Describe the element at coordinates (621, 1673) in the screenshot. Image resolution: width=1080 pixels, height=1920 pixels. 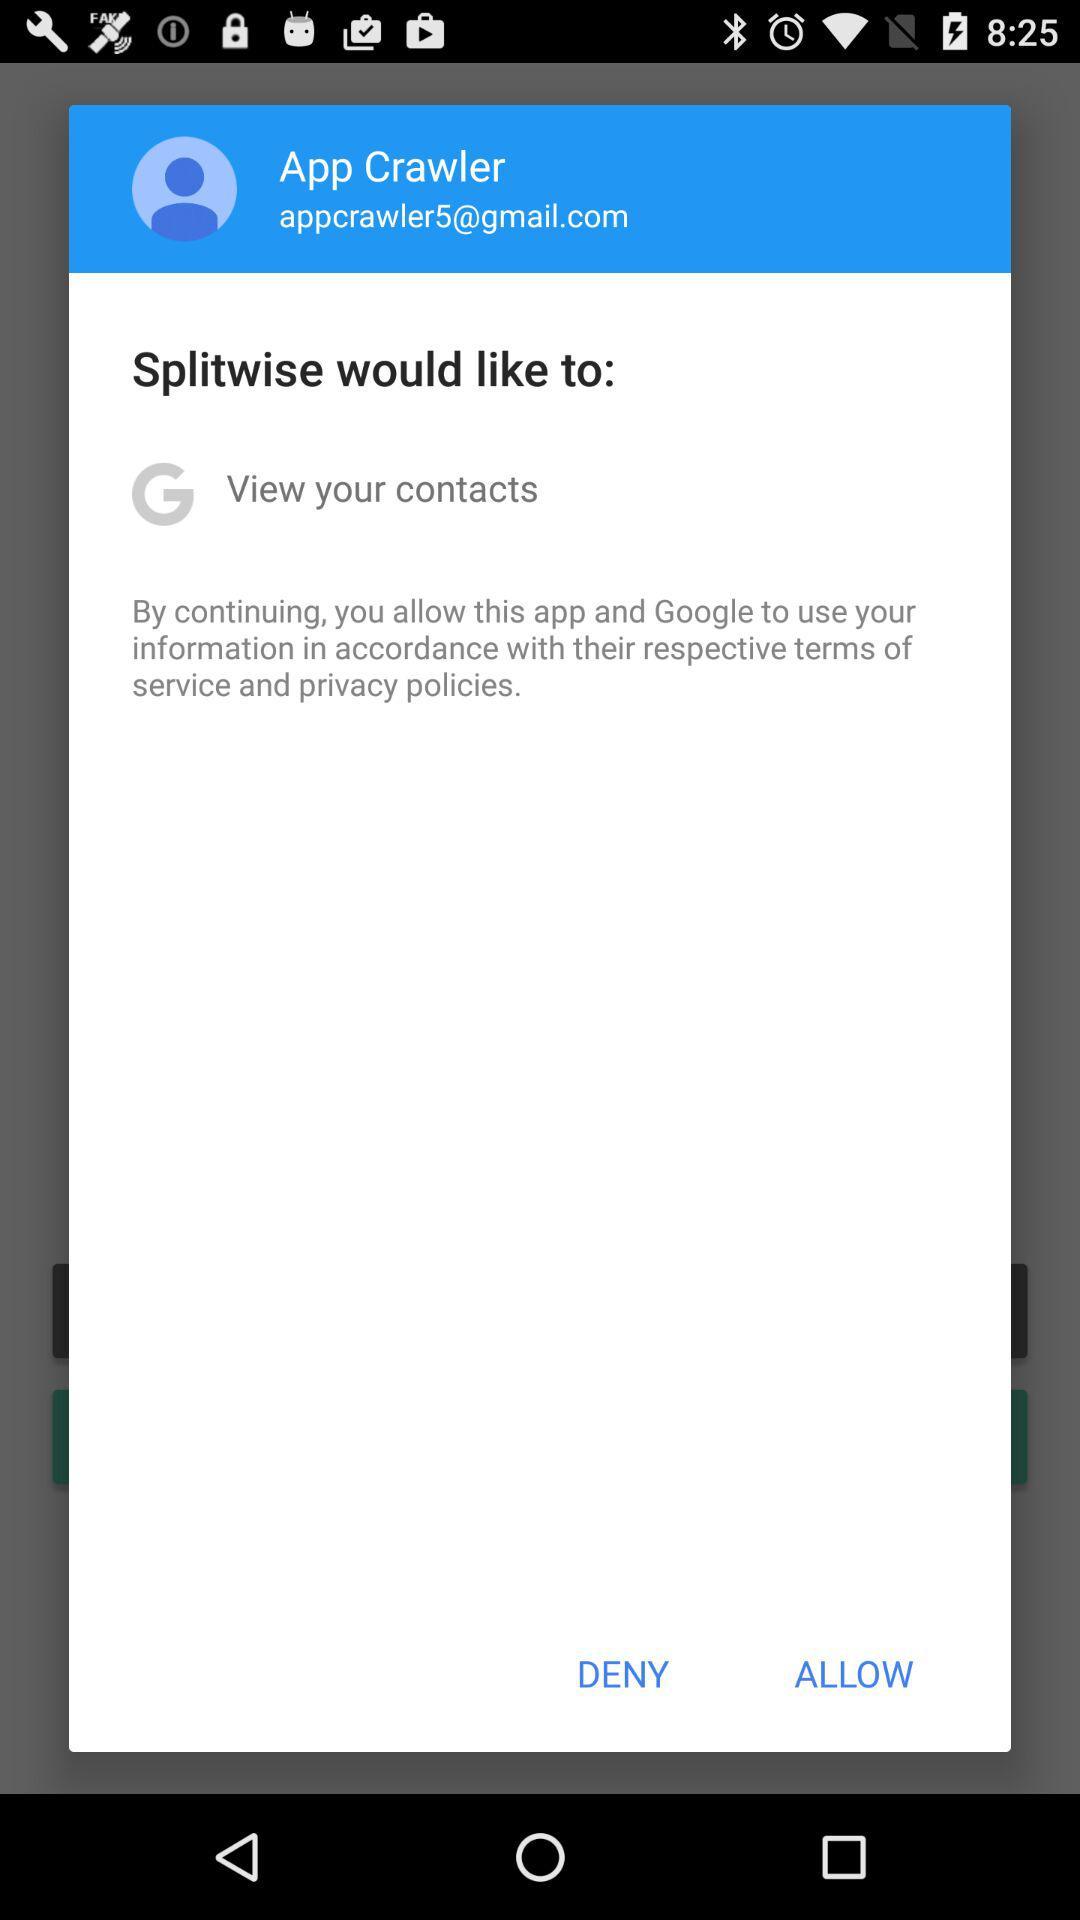
I see `item to the left of the allow` at that location.